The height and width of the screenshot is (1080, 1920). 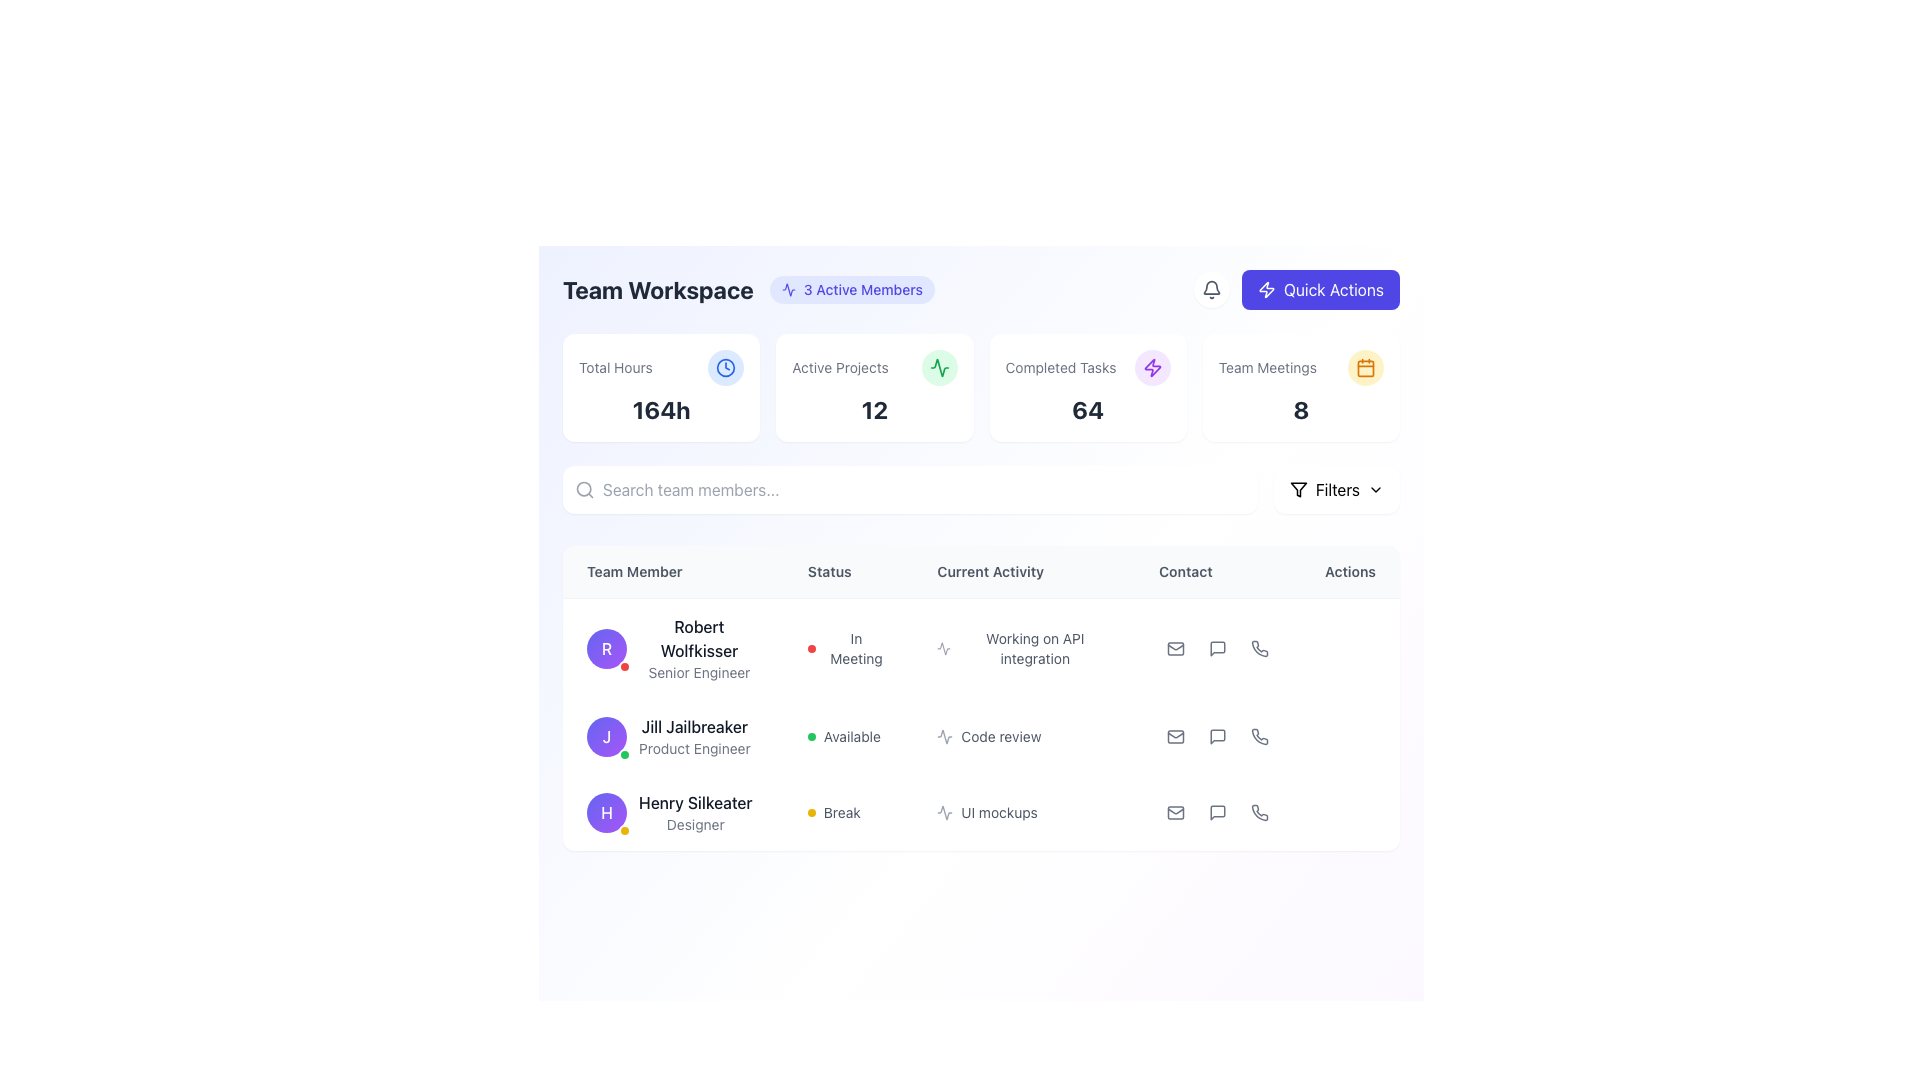 What do you see at coordinates (623, 830) in the screenshot?
I see `the visual status of the Status indicator badge located in the bottom-right corner of the avatar for 'Henry Silkeater' in the 'Team Member' column, positioned in the third row` at bounding box center [623, 830].